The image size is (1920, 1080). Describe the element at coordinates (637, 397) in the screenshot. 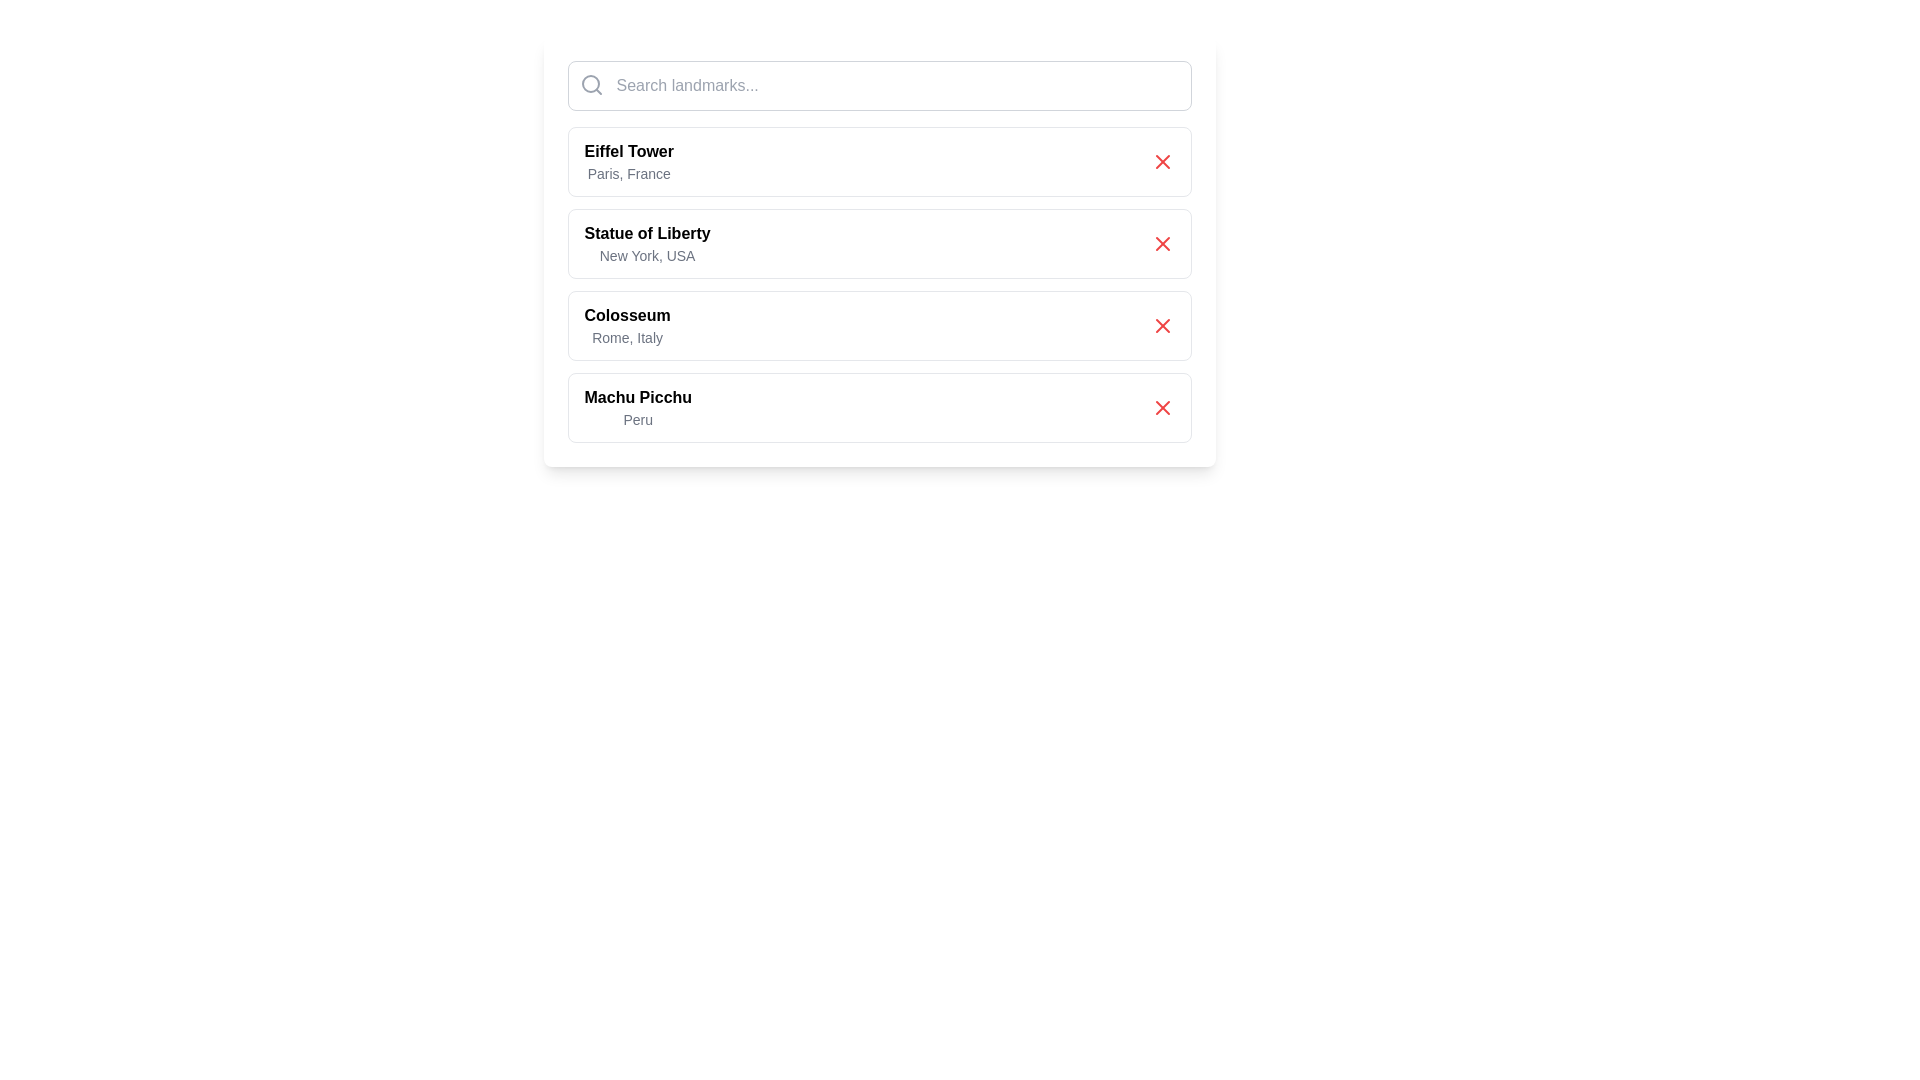

I see `the bold text label 'Machu Picchu', which is positioned above the subtext 'Peru' in a list of landmarks` at that location.